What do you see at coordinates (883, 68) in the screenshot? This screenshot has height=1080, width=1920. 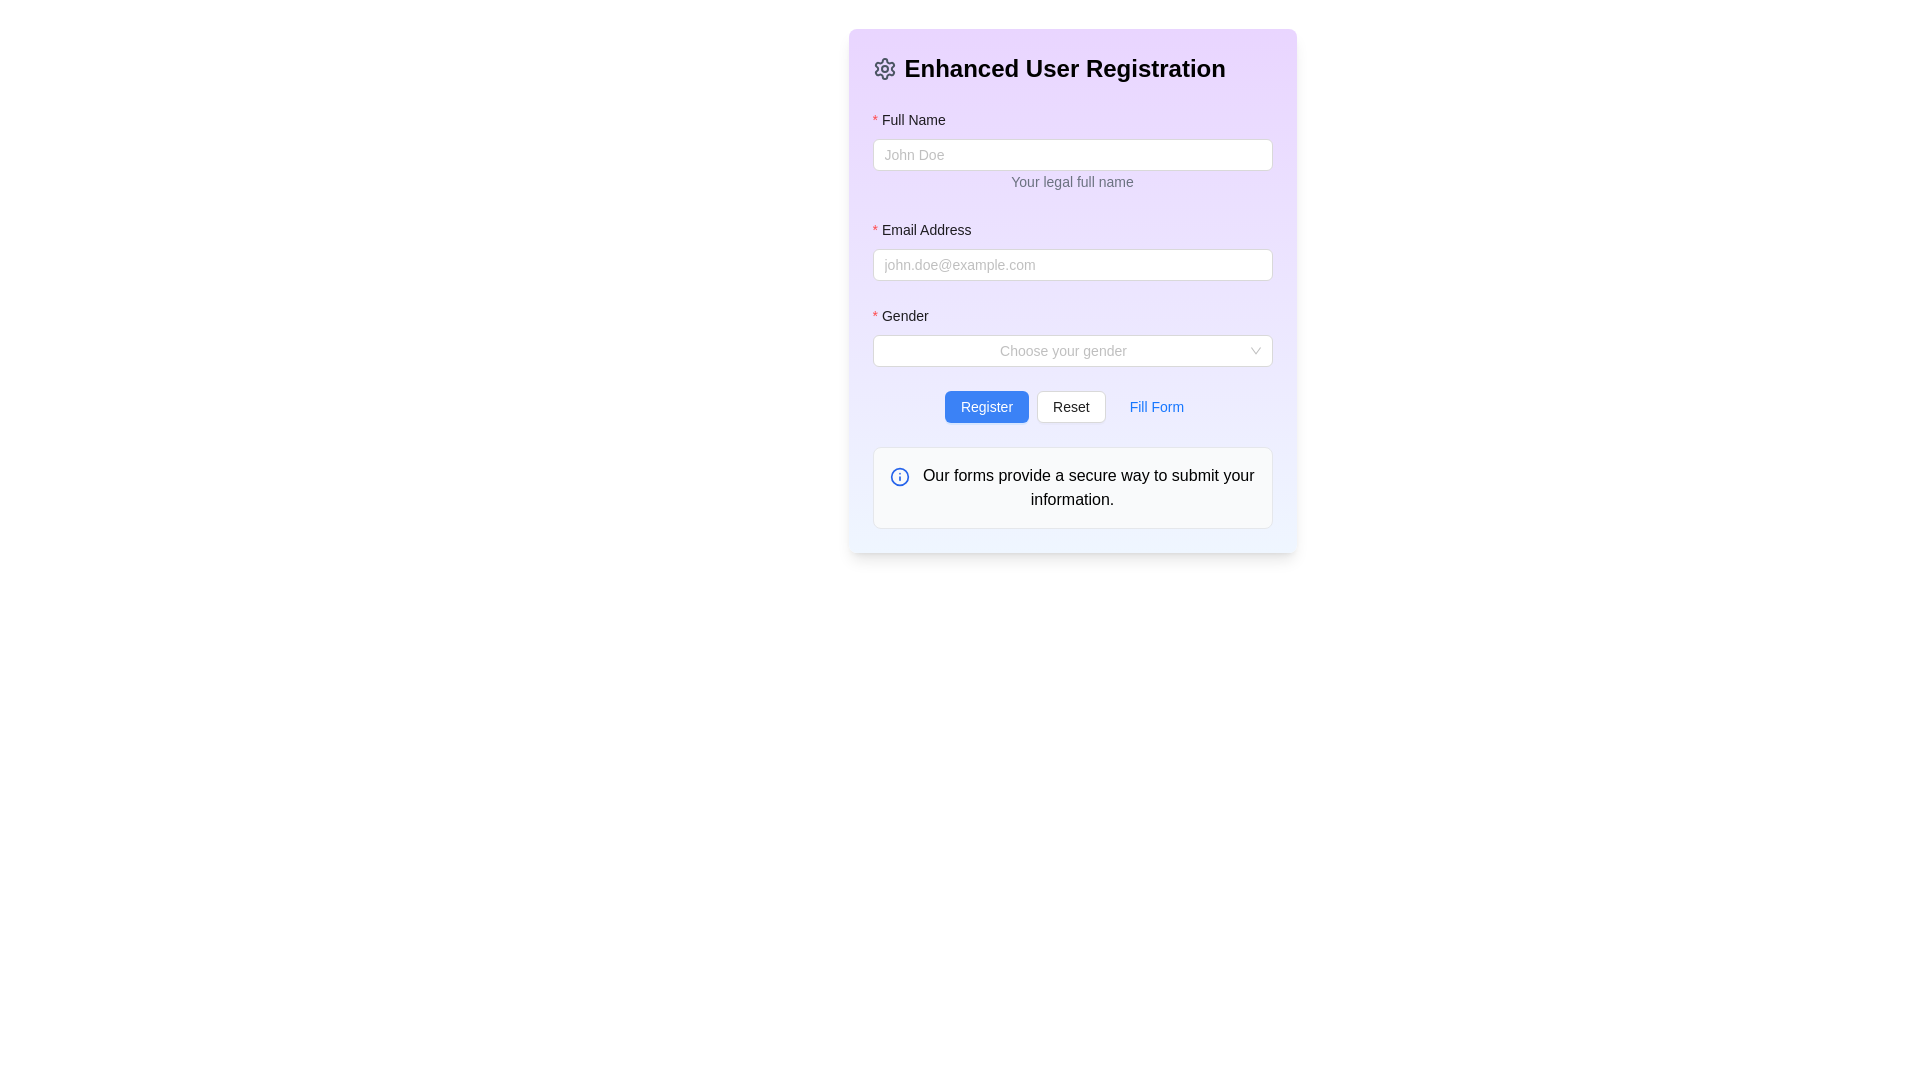 I see `the decorative part of the settings gear icon located to the left of the 'Enhanced User Registration' title at the top of the form` at bounding box center [883, 68].